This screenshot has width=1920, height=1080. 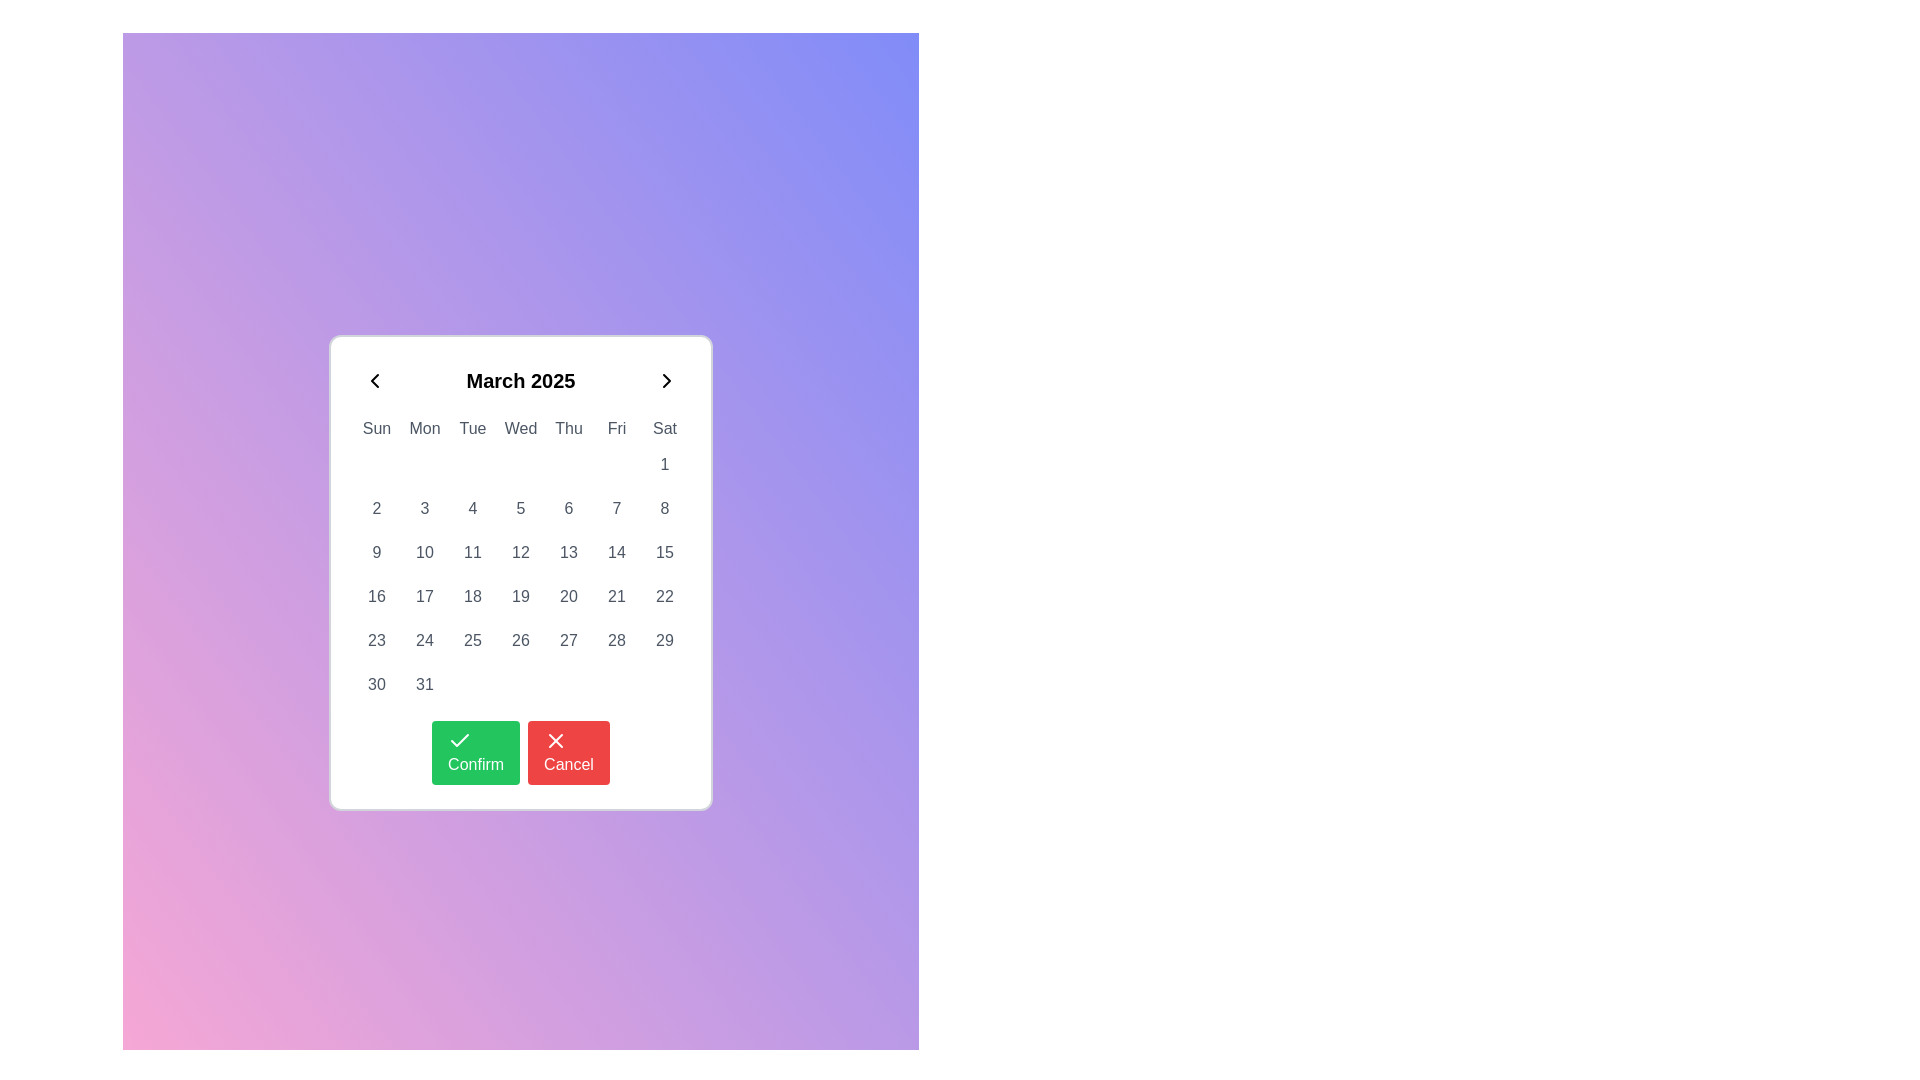 I want to click on the clickable date item representing the date '19' in the calendar interface, located in the fifth row under the 'Wed' column header, so click(x=521, y=596).